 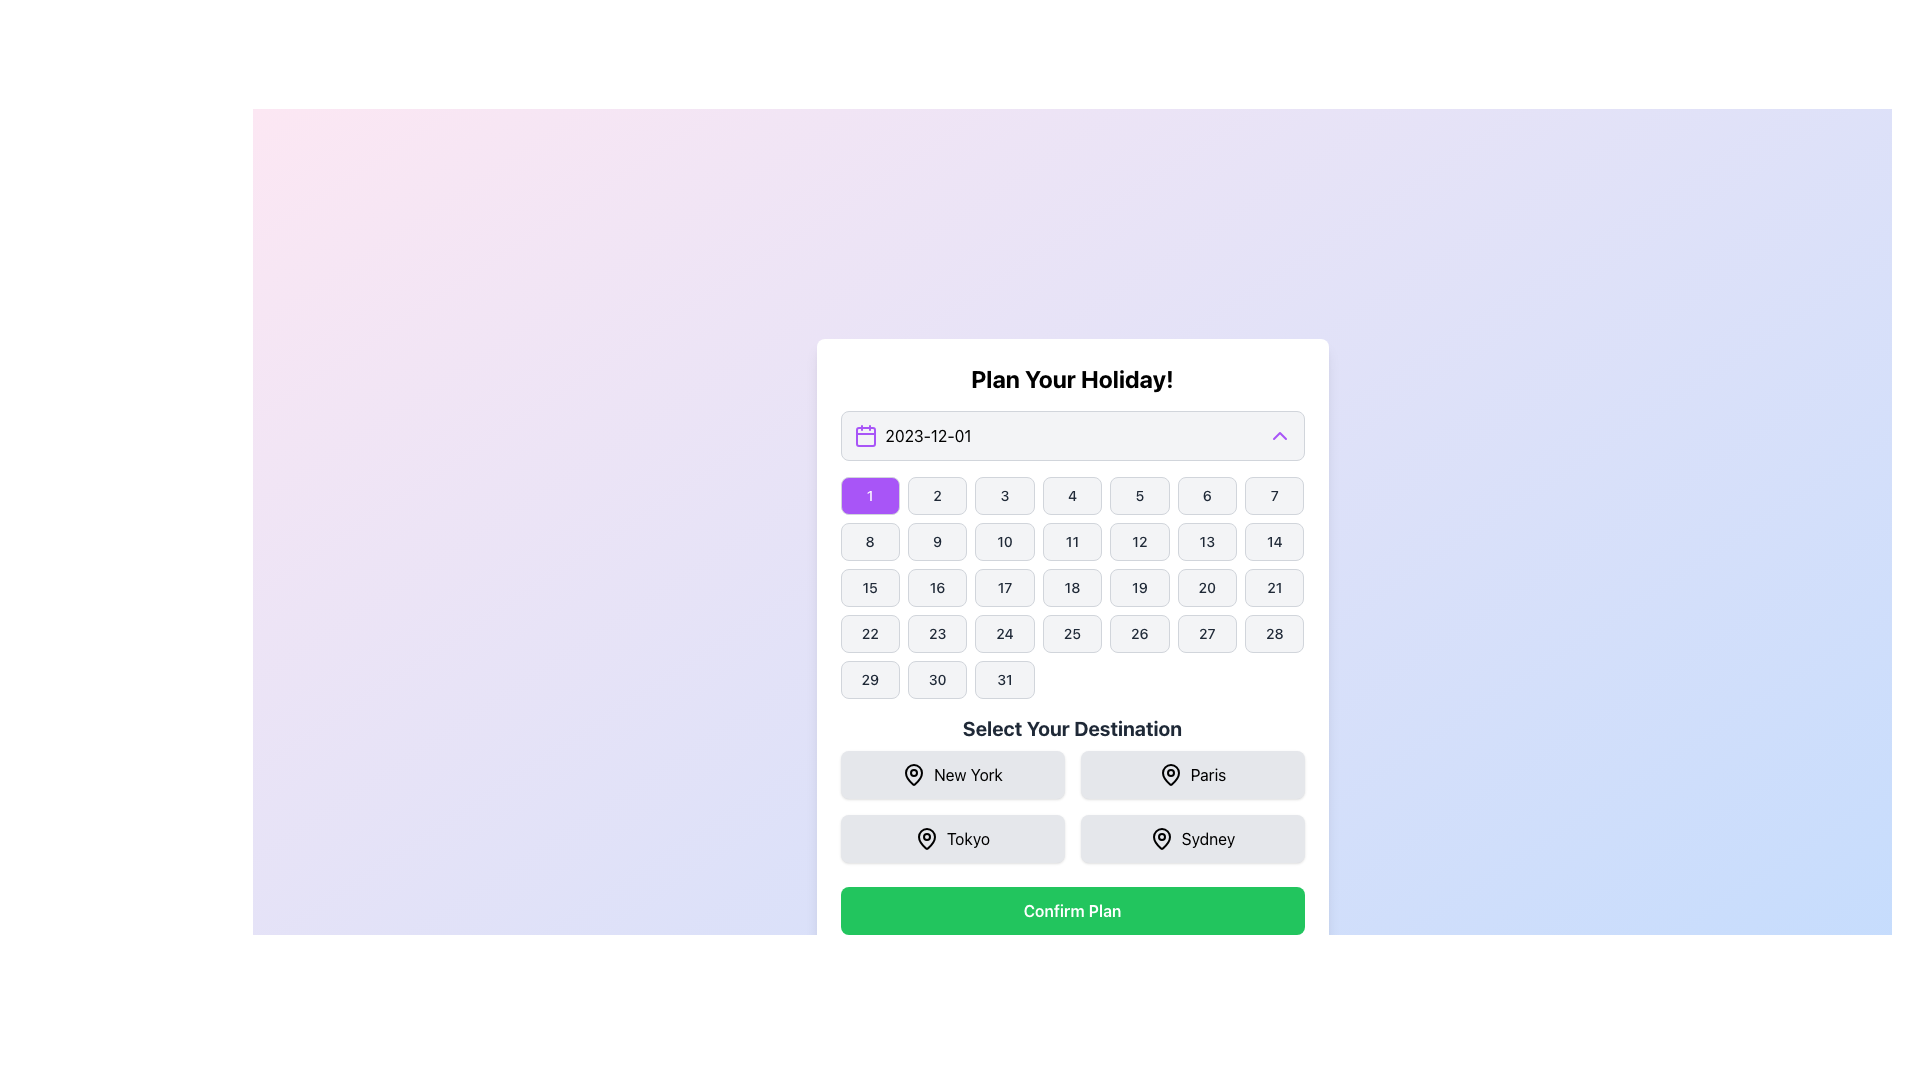 I want to click on the black pin icon with a circular border located to the left of the text 'Sydney' in the button at the bottom right of the 'Select Your Destination' section, so click(x=1161, y=839).